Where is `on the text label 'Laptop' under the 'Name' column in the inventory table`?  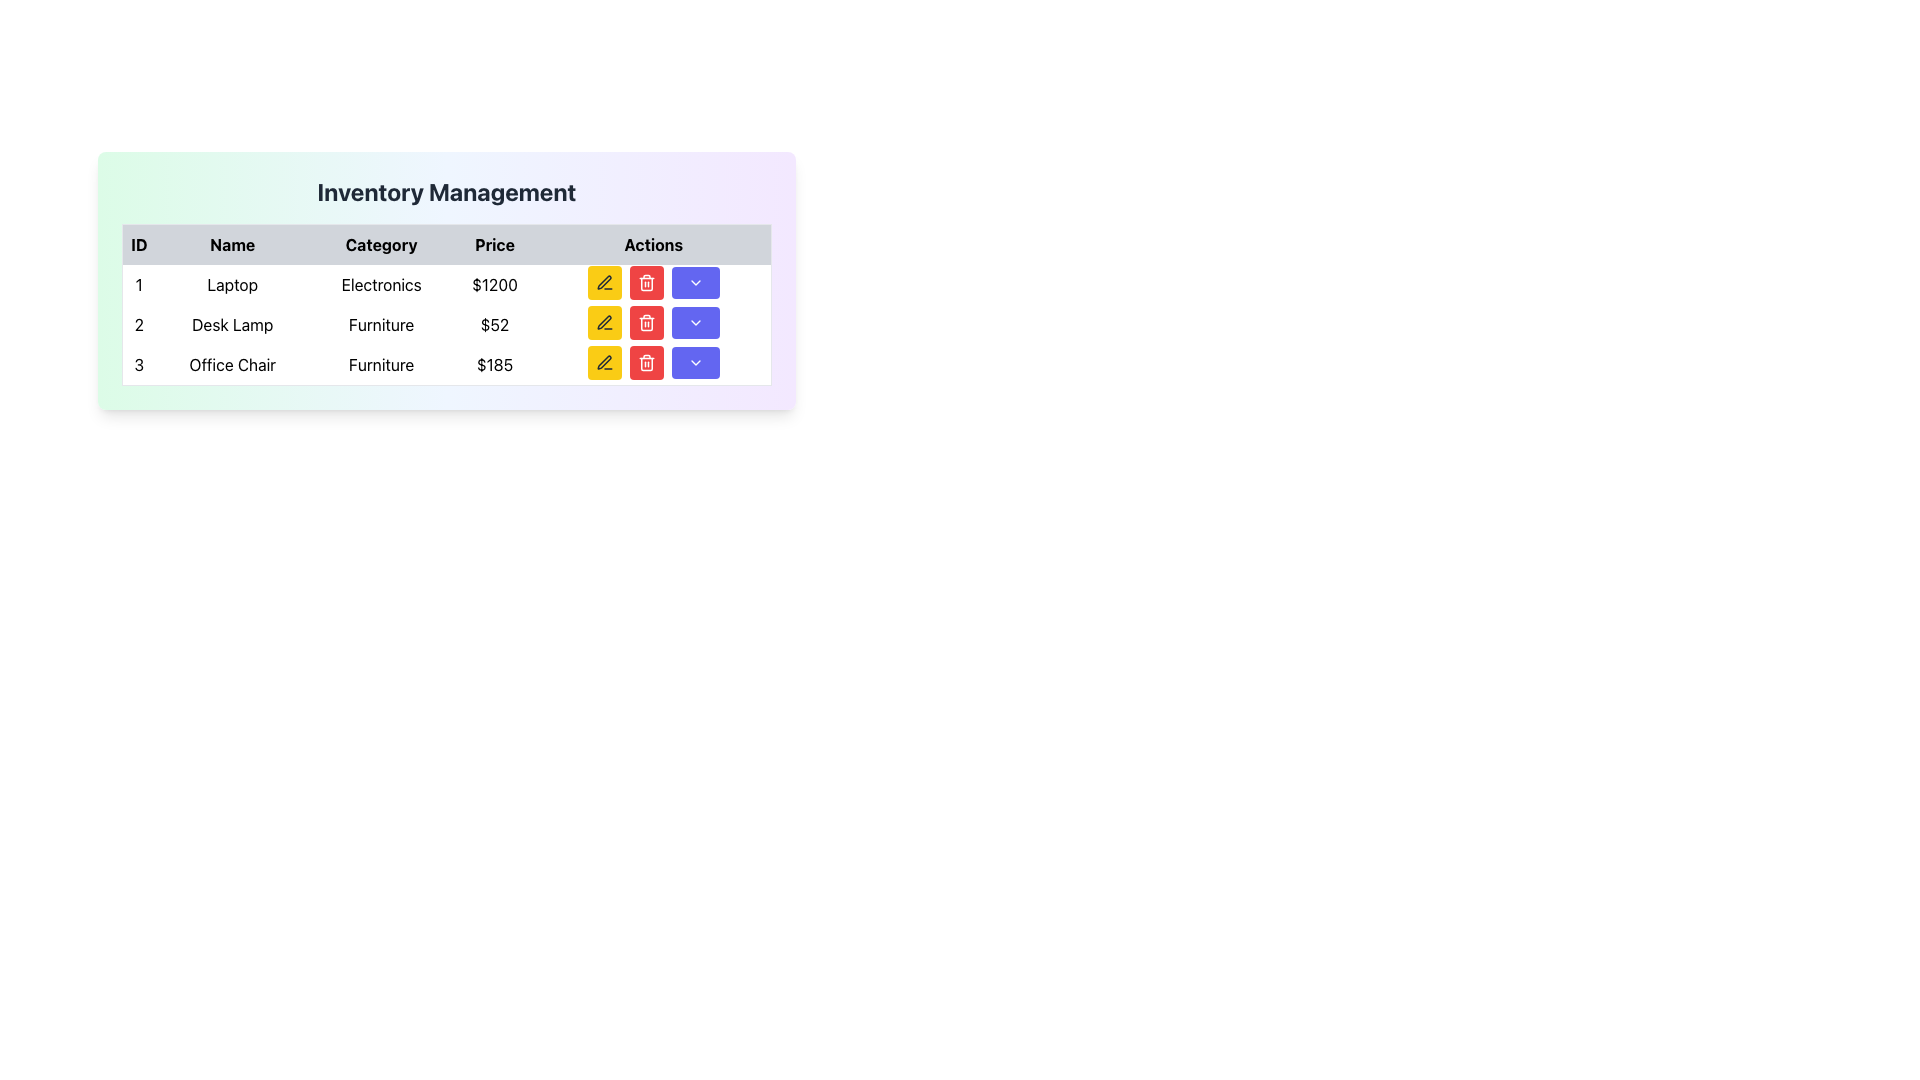
on the text label 'Laptop' under the 'Name' column in the inventory table is located at coordinates (232, 285).